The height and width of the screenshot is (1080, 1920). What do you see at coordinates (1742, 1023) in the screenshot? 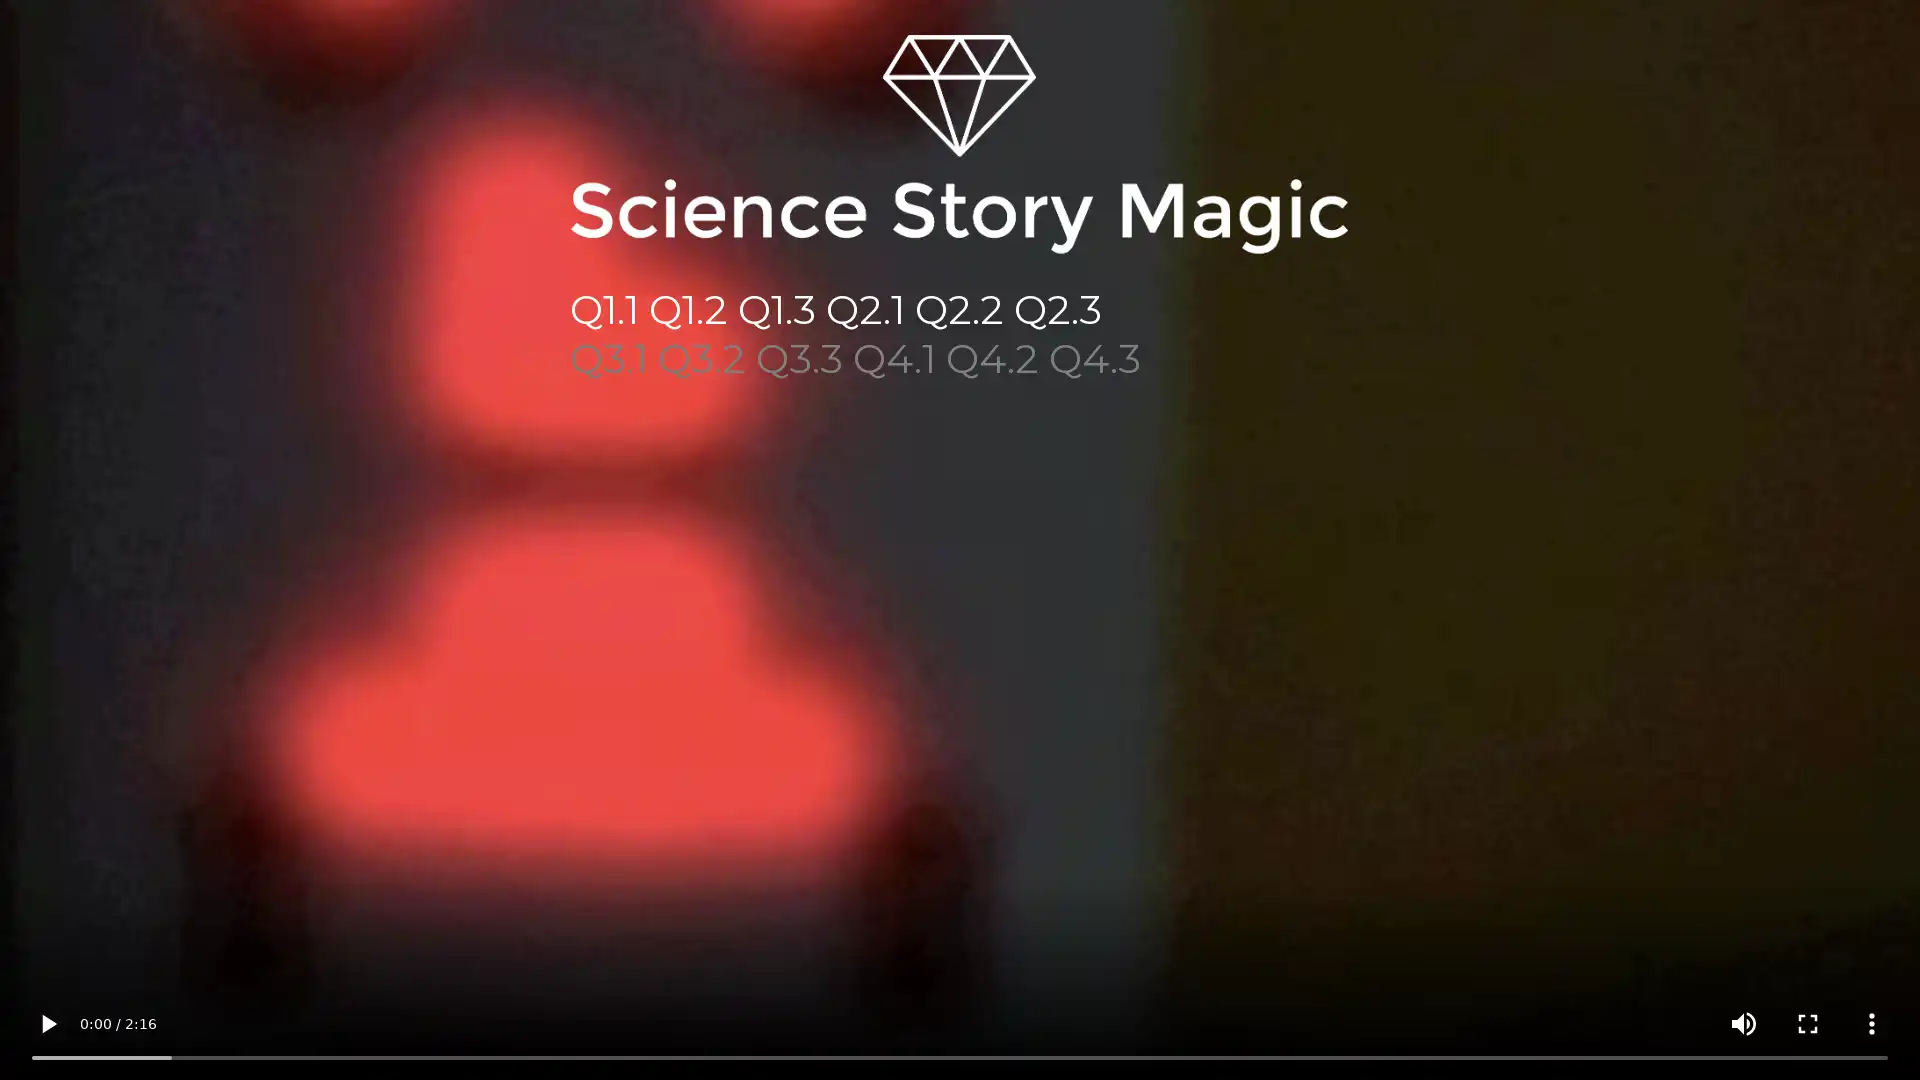
I see `mute` at bounding box center [1742, 1023].